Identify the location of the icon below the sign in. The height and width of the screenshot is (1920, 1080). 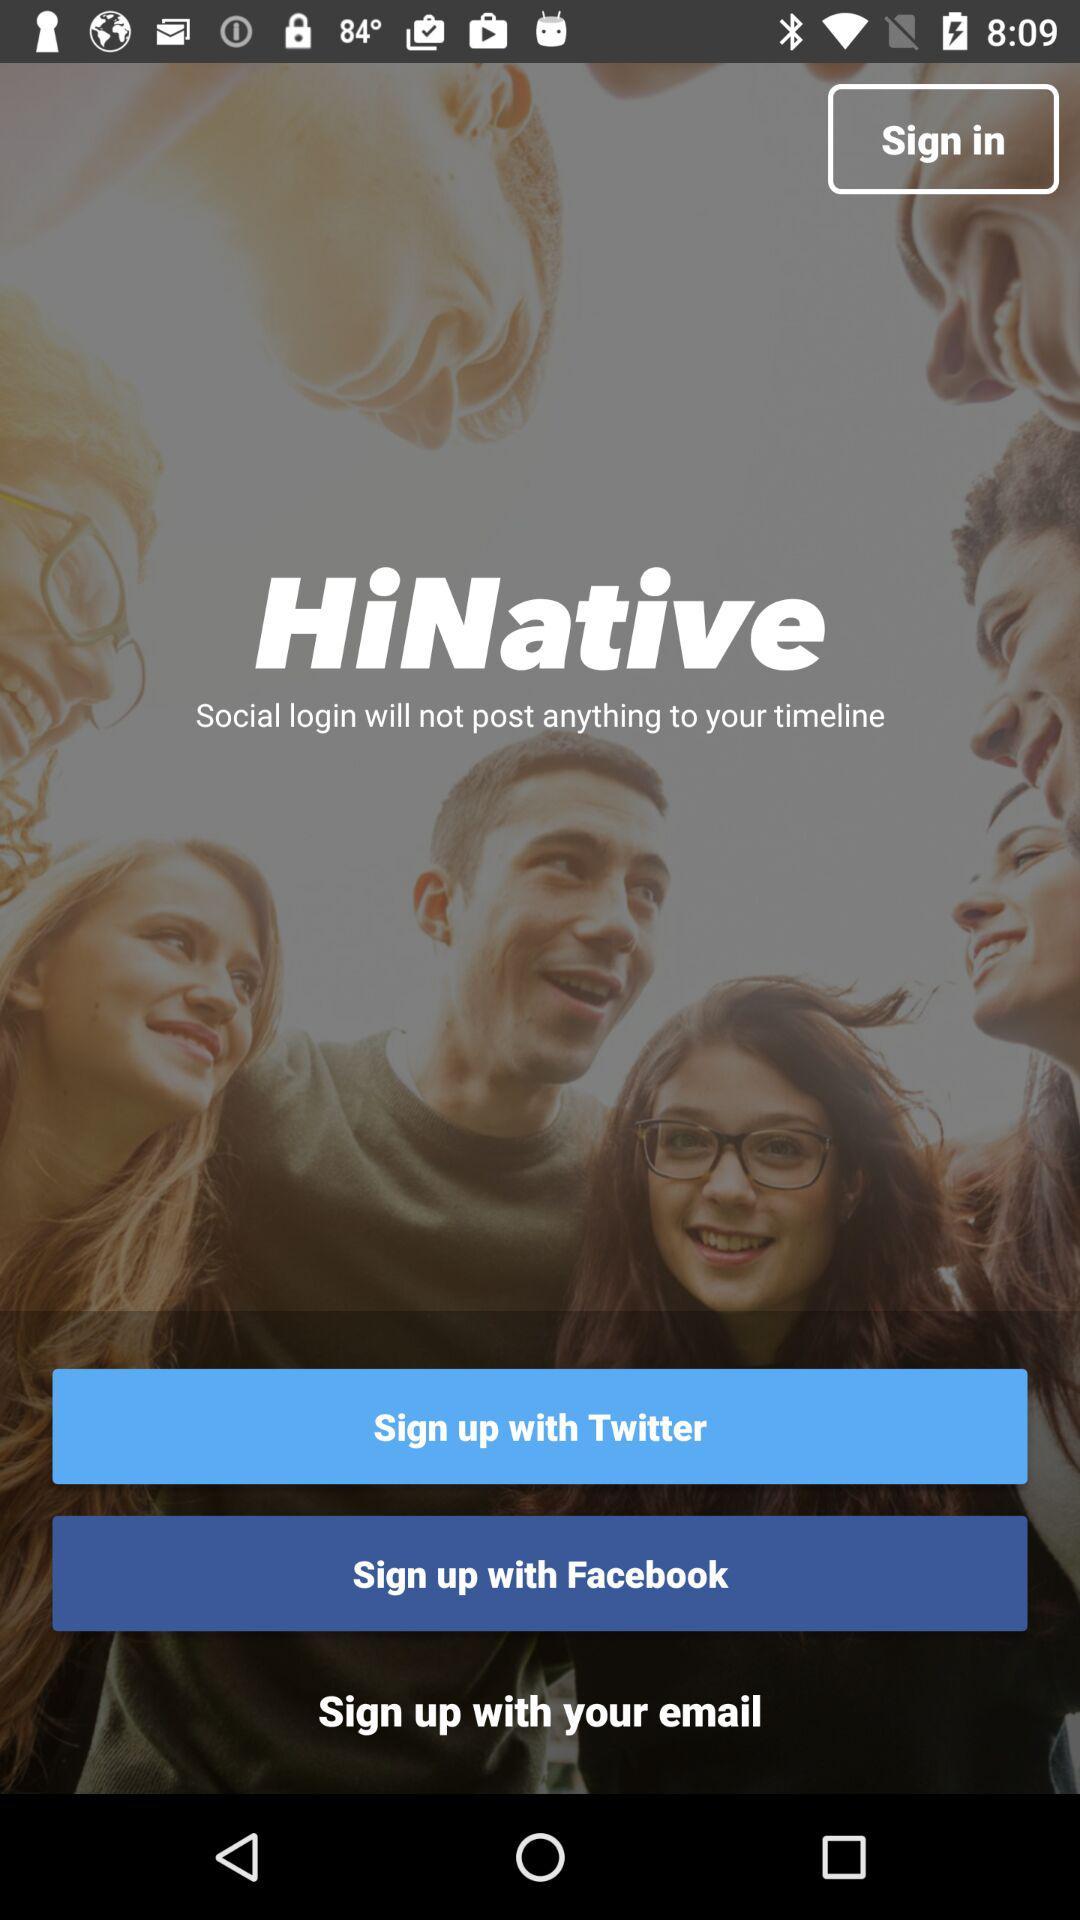
(540, 617).